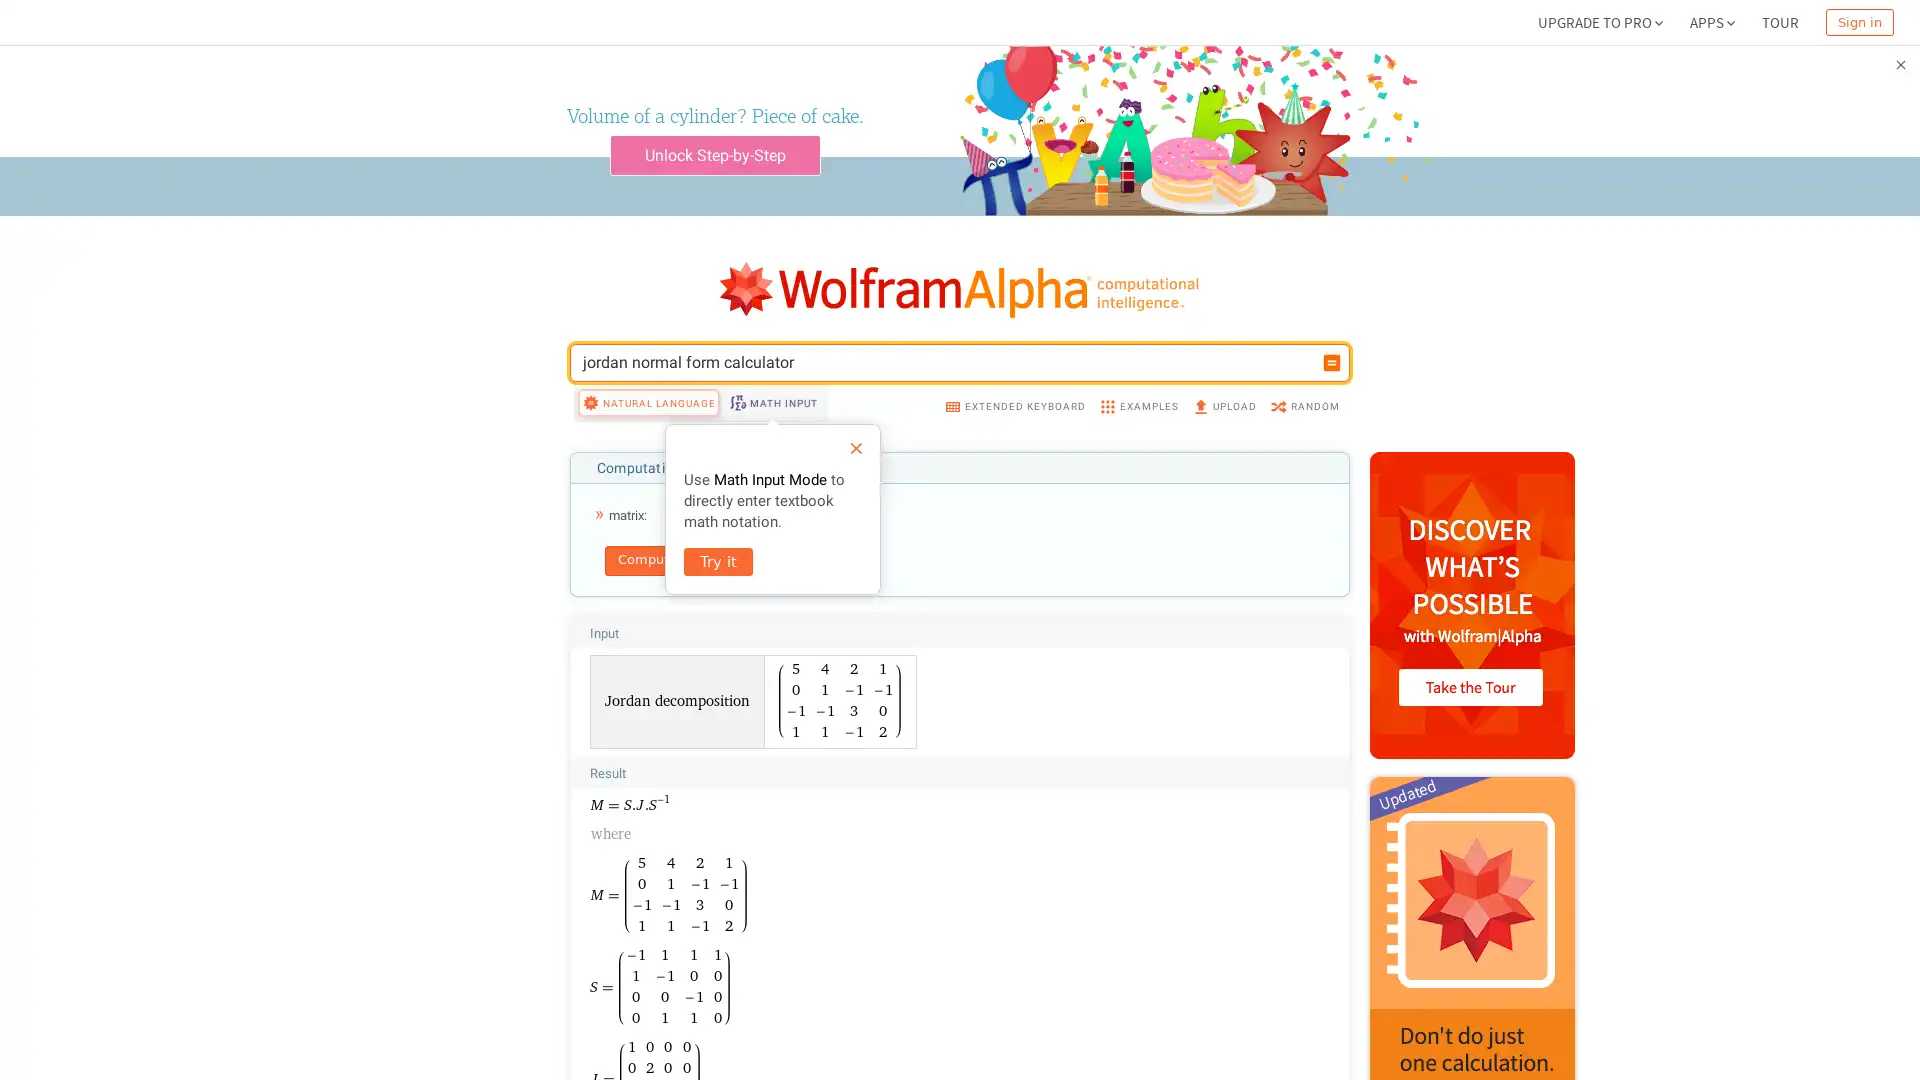 Image resolution: width=1920 pixels, height=1080 pixels. Describe the element at coordinates (771, 402) in the screenshot. I see `MATH INPUT` at that location.